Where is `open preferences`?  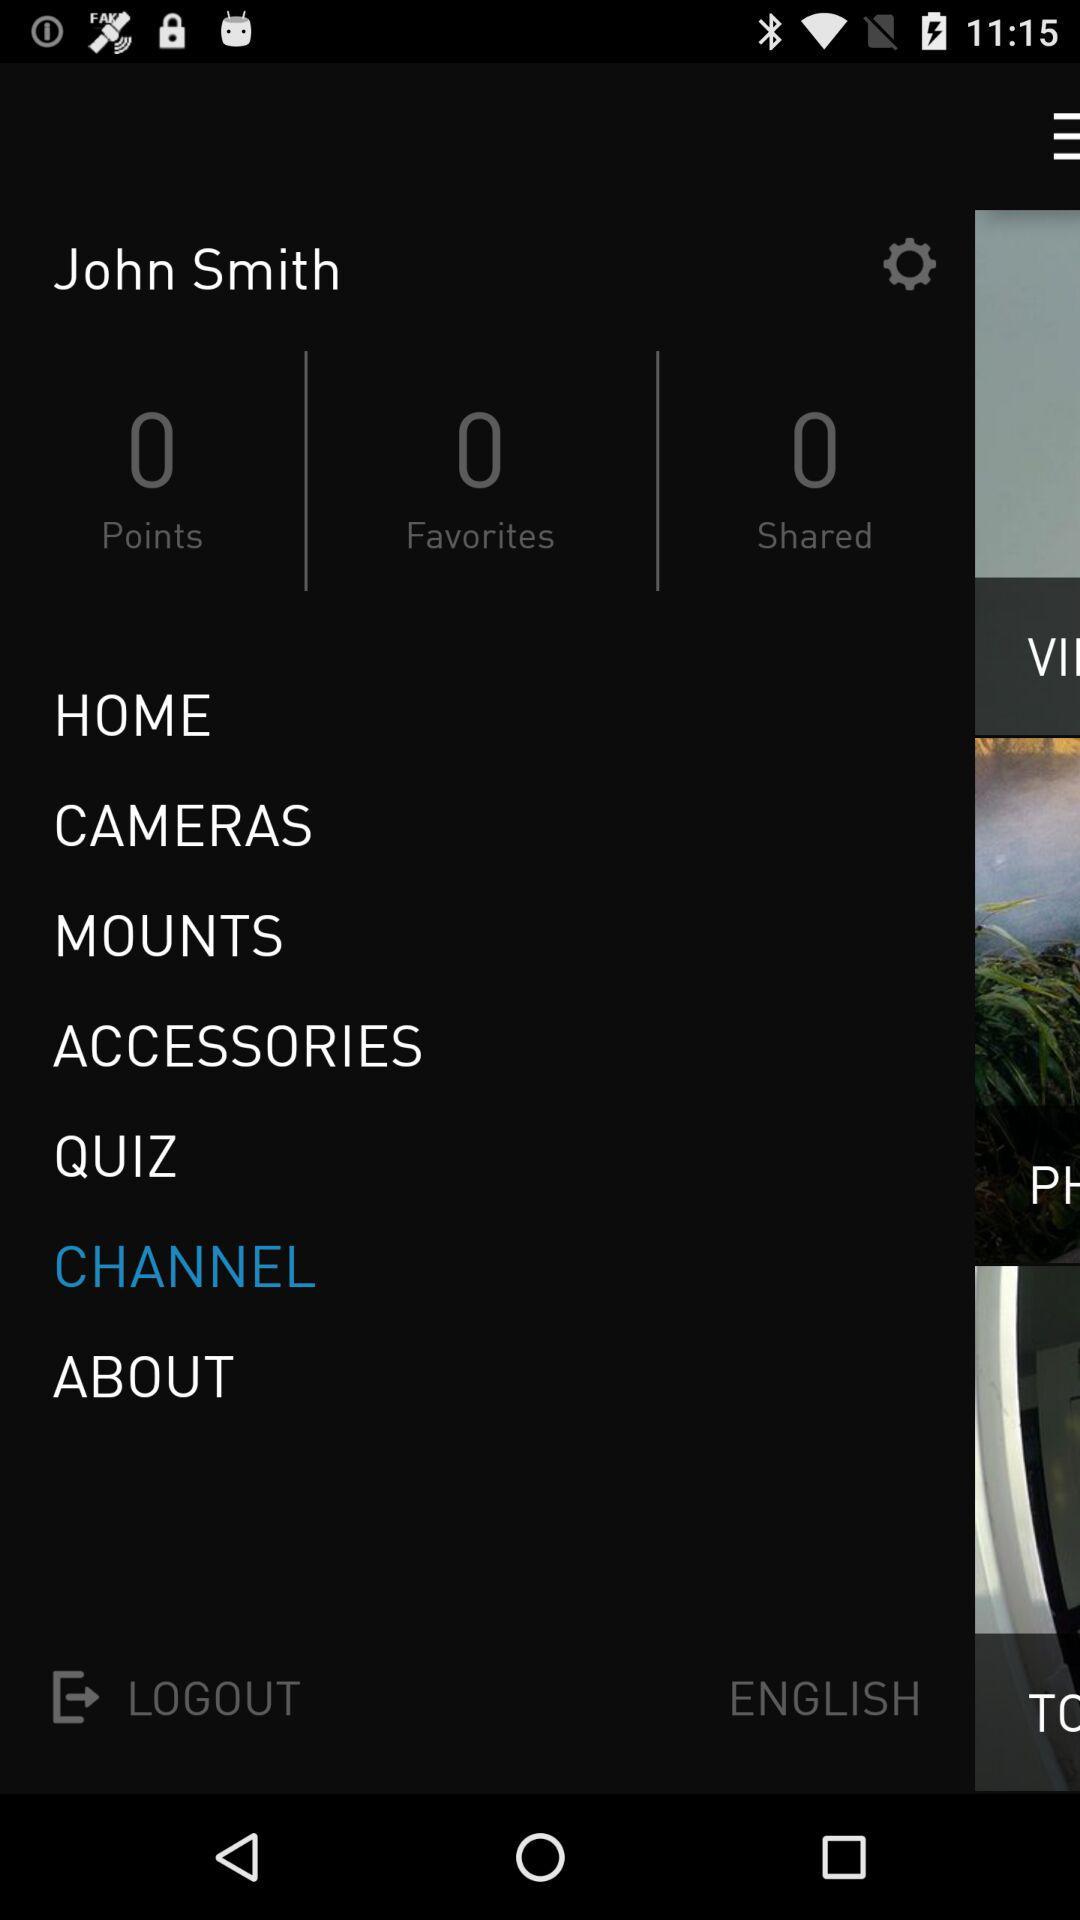
open preferences is located at coordinates (909, 262).